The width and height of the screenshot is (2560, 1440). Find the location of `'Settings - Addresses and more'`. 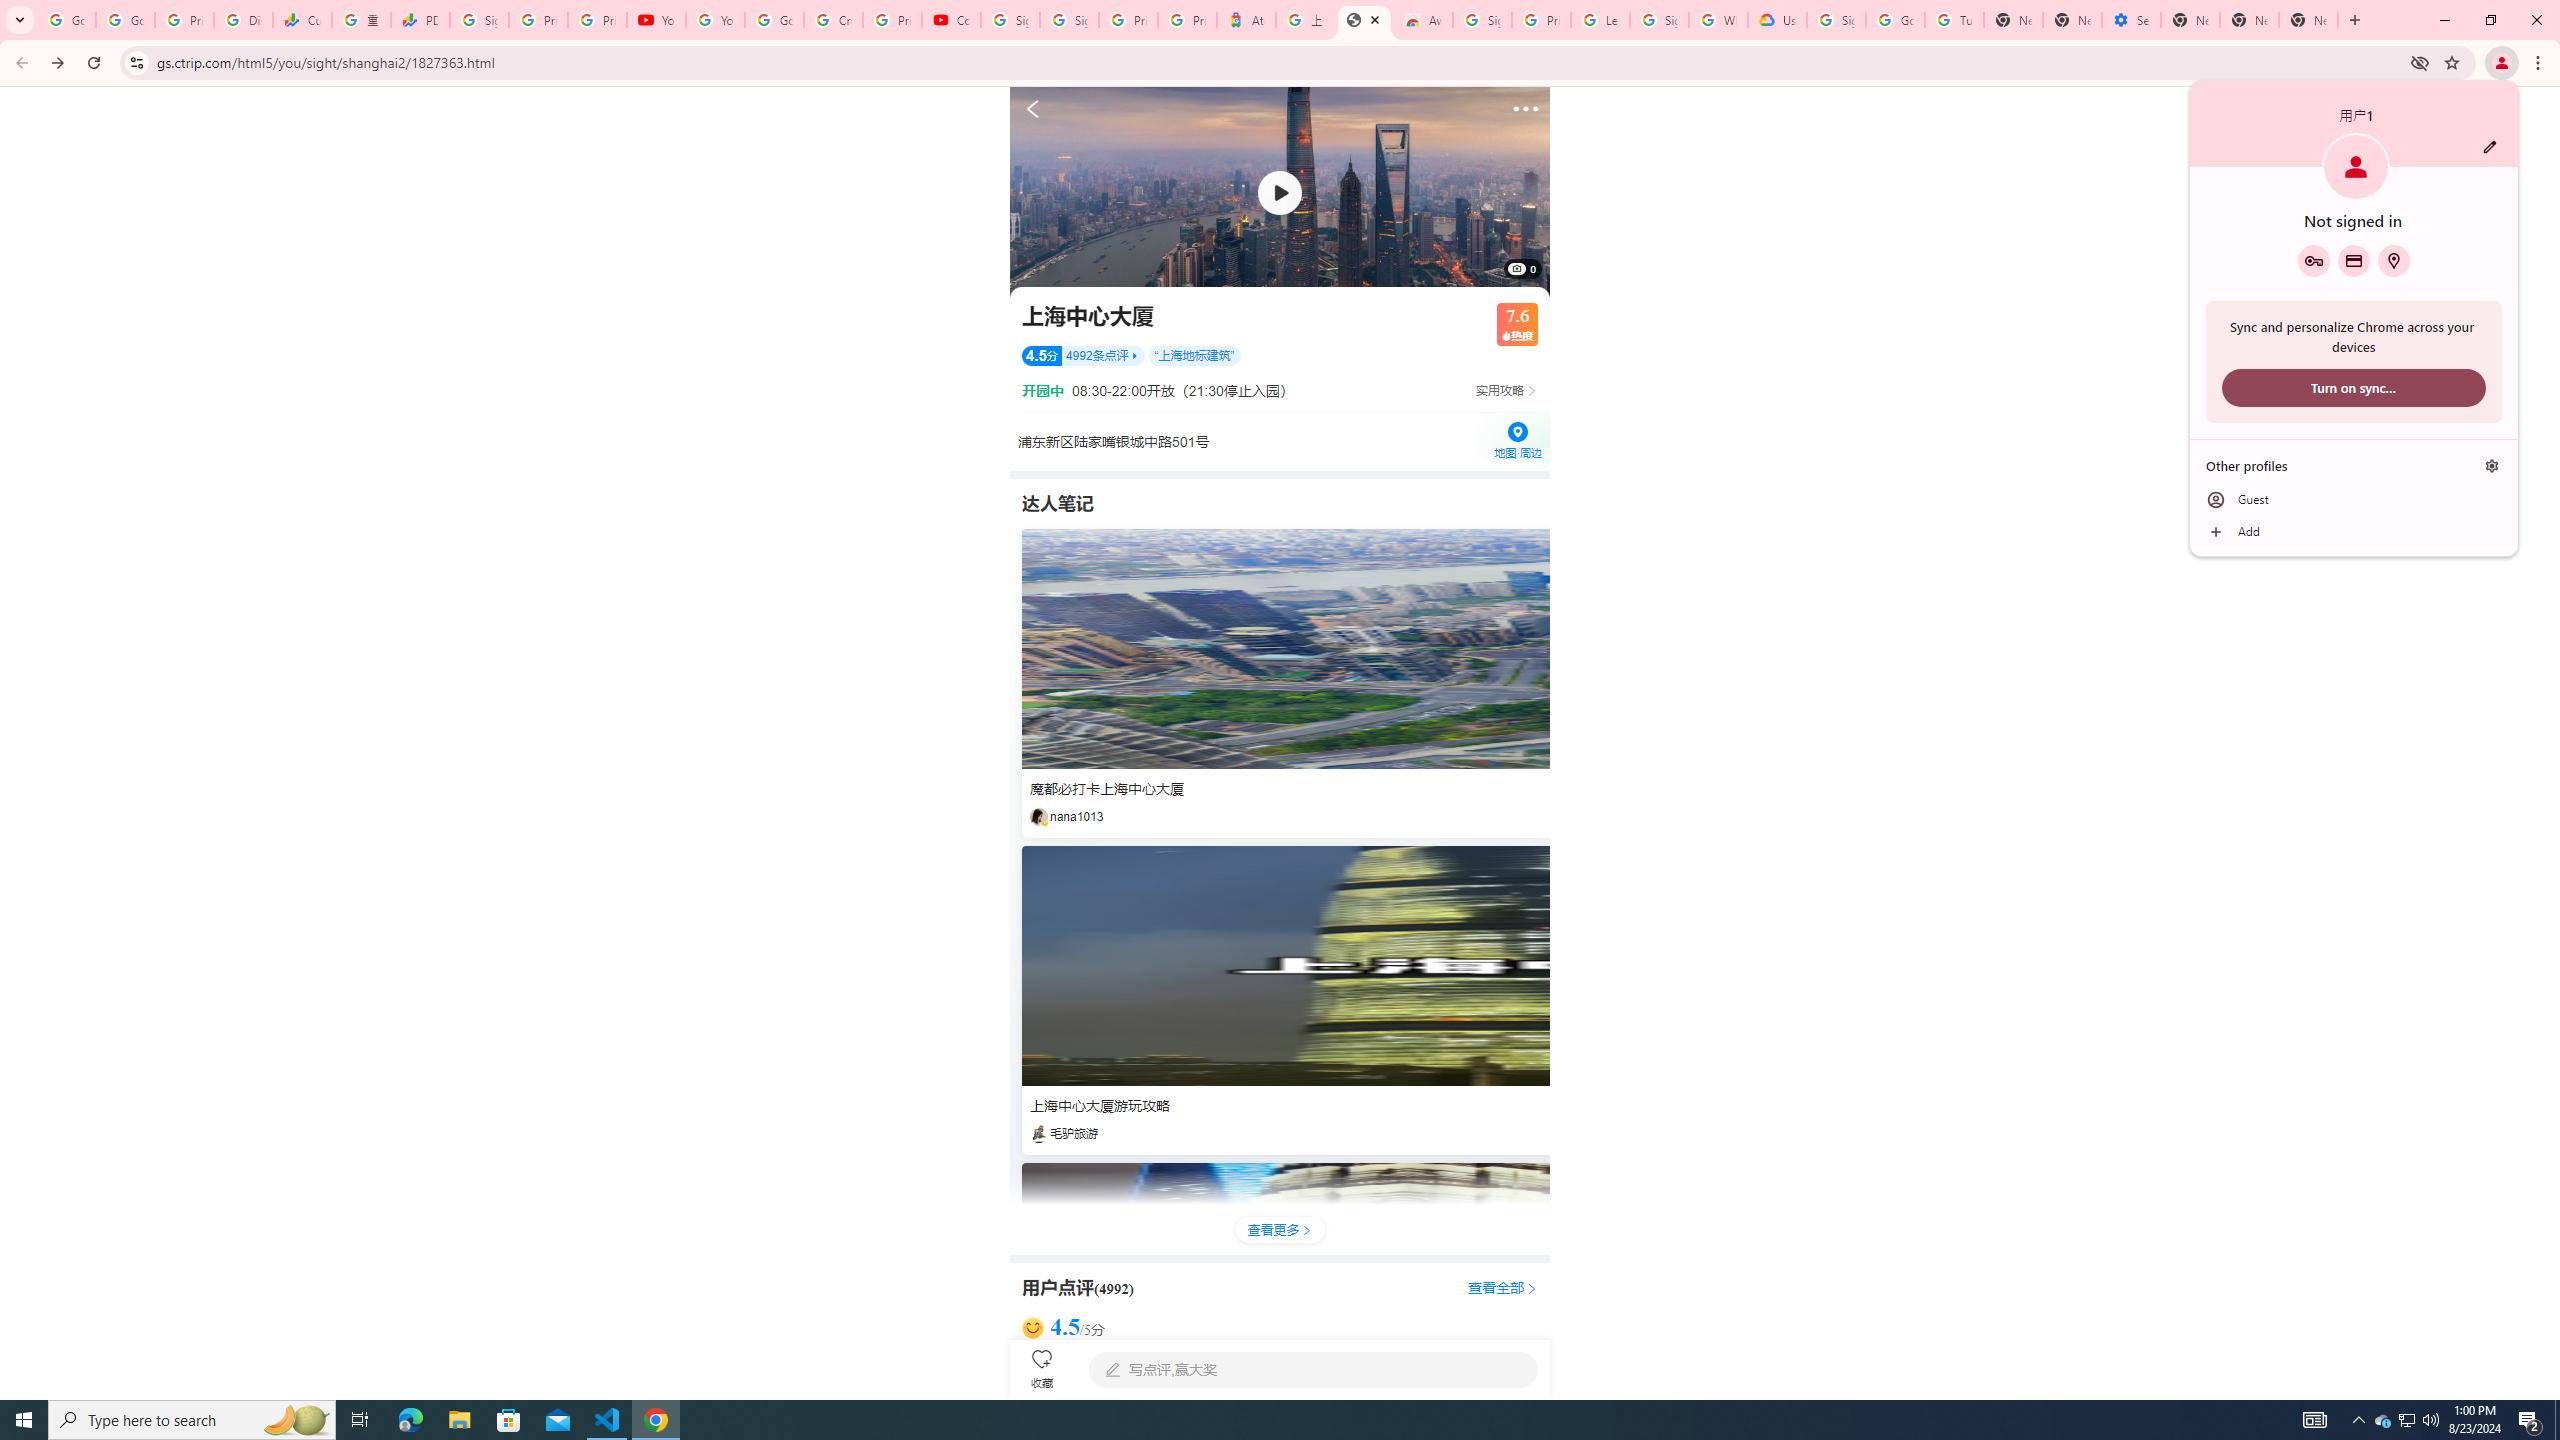

'Settings - Addresses and more' is located at coordinates (2131, 19).